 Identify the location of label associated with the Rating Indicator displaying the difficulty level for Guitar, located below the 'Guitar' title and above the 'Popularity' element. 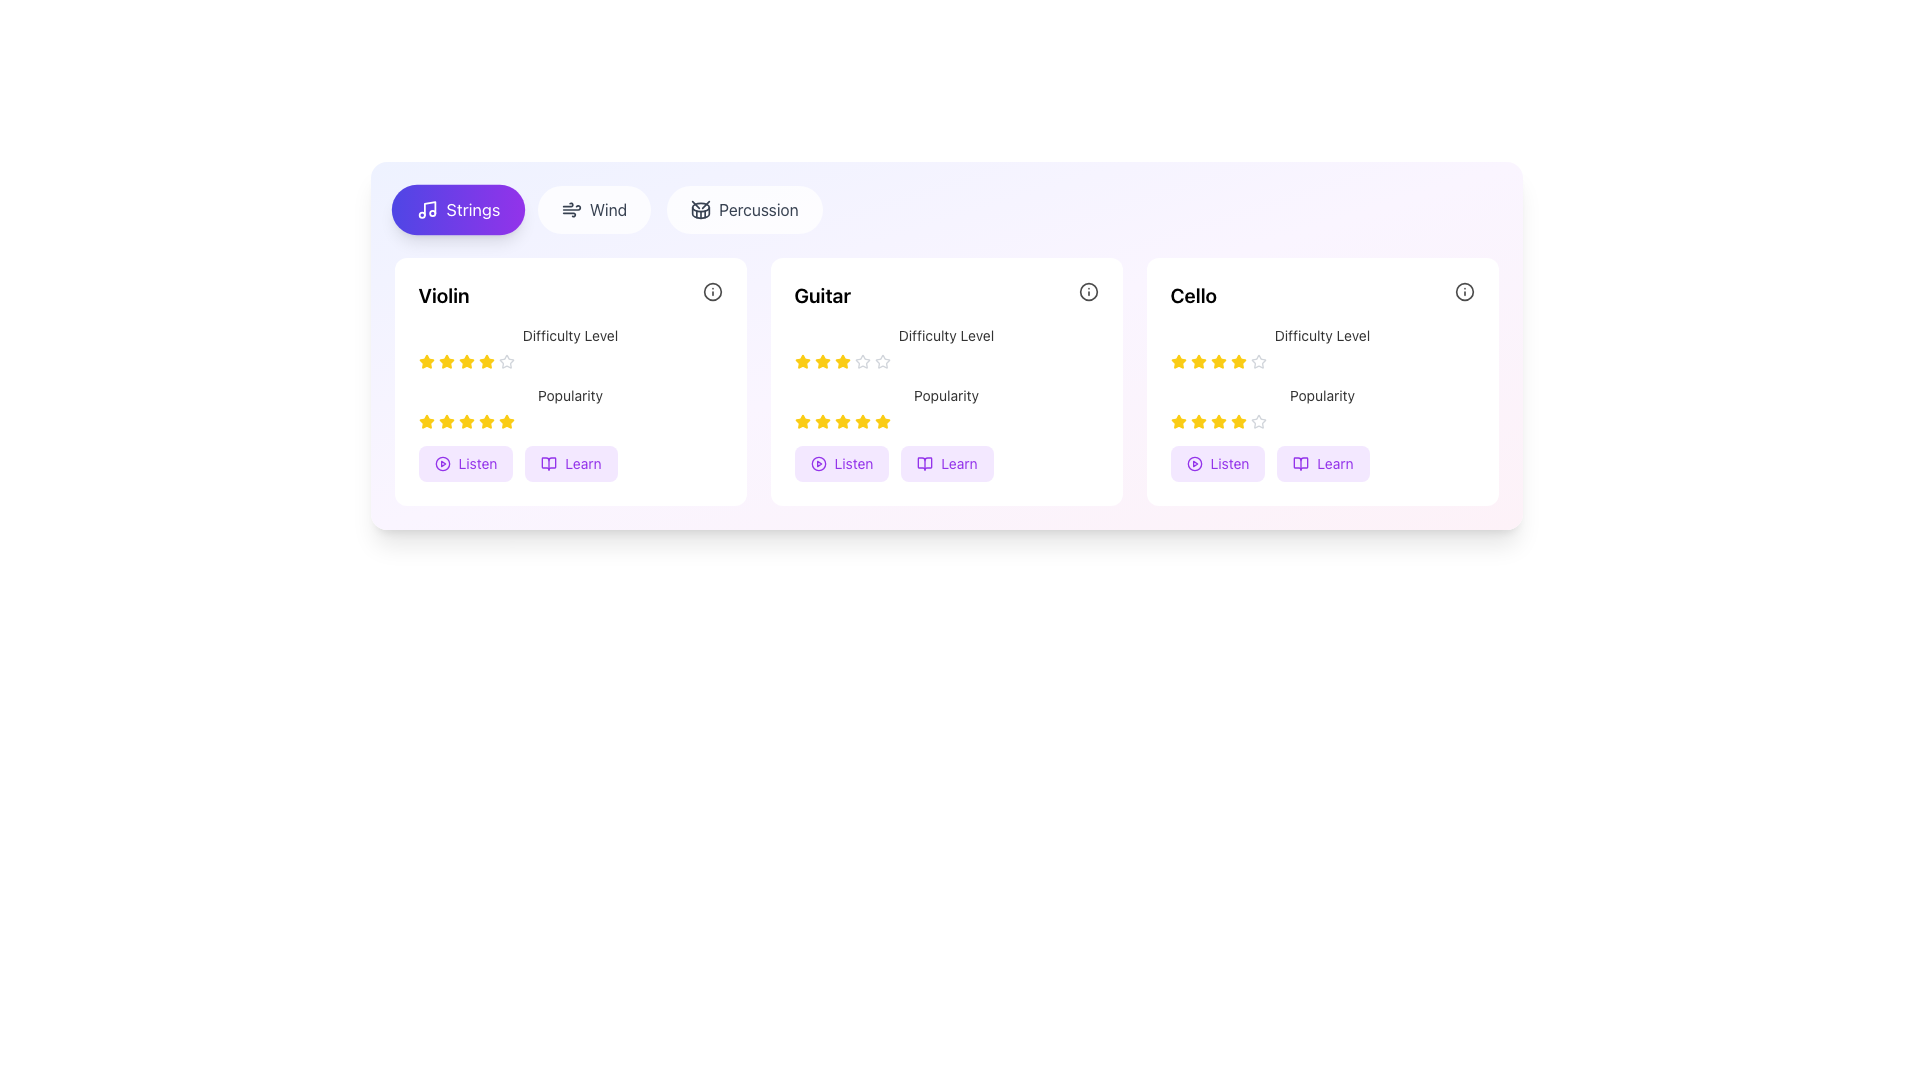
(945, 346).